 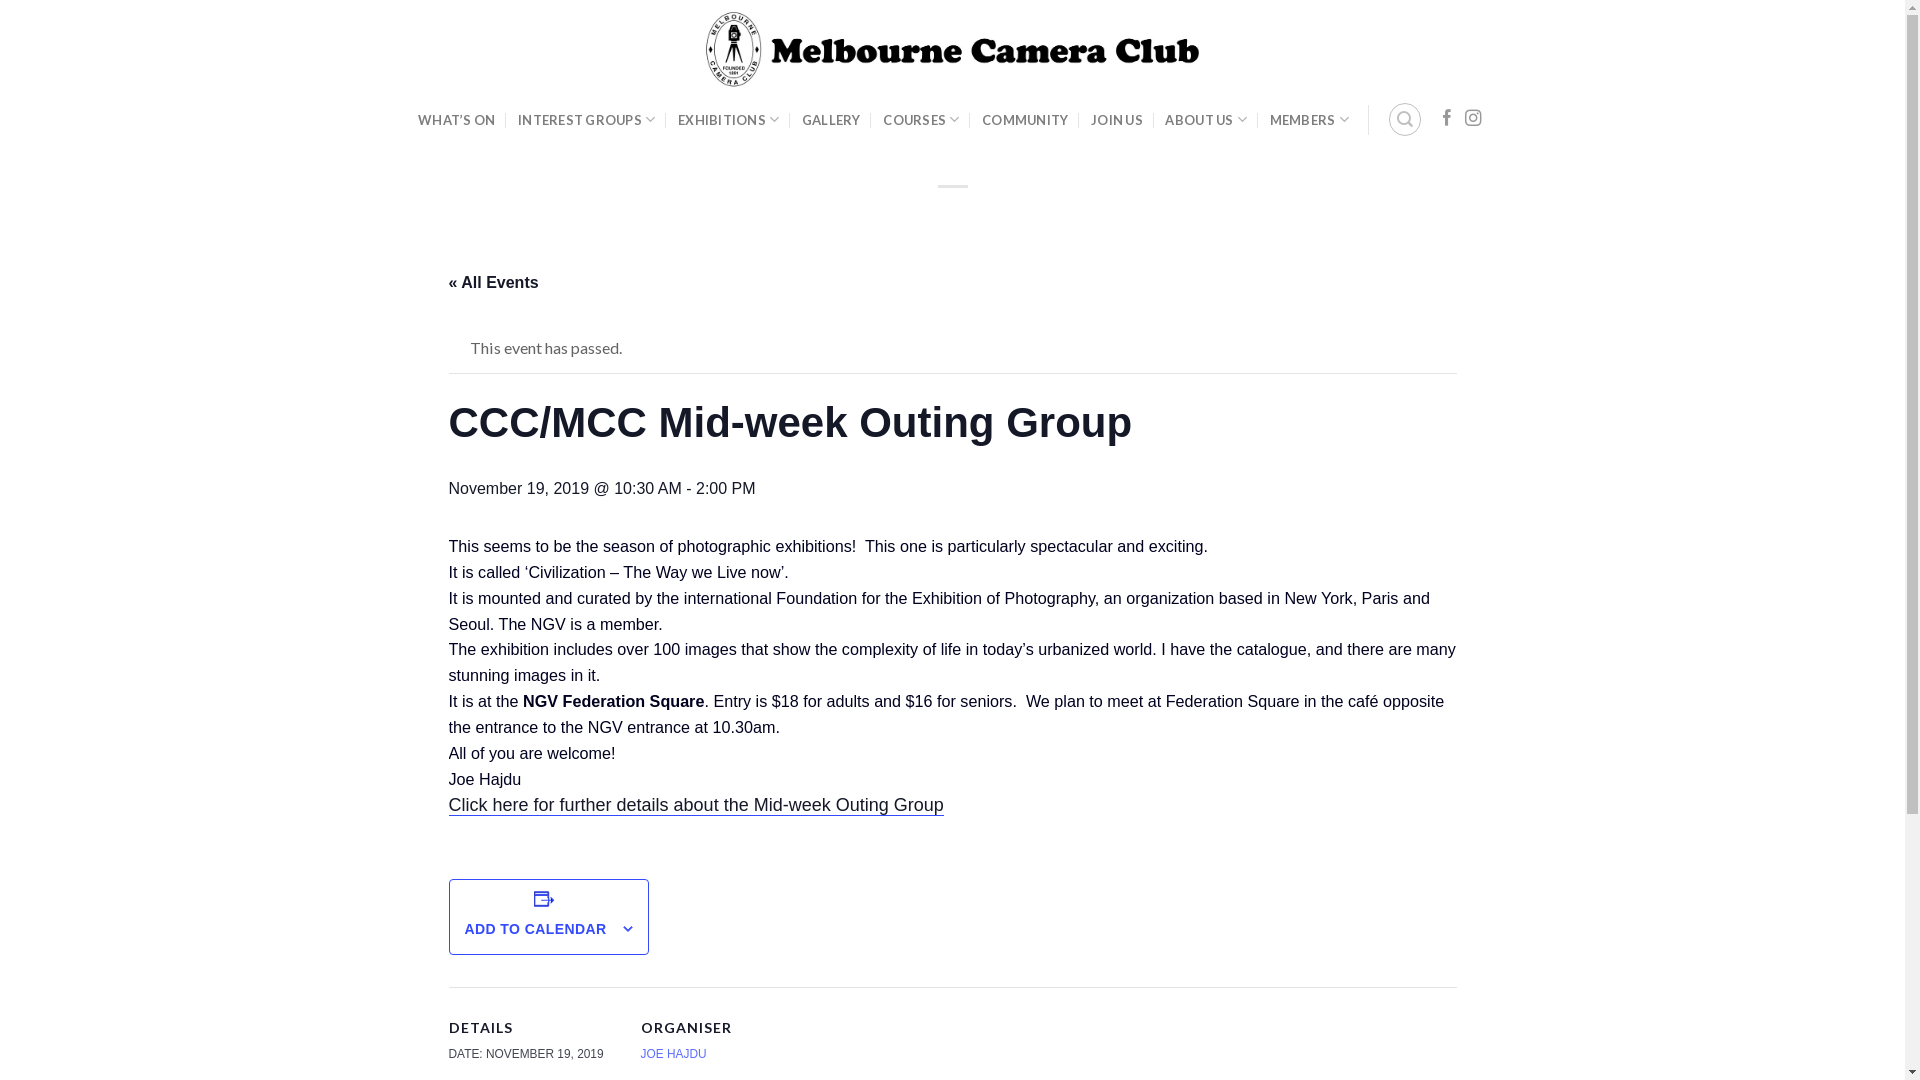 What do you see at coordinates (1473, 119) in the screenshot?
I see `'Follow on Instagram'` at bounding box center [1473, 119].